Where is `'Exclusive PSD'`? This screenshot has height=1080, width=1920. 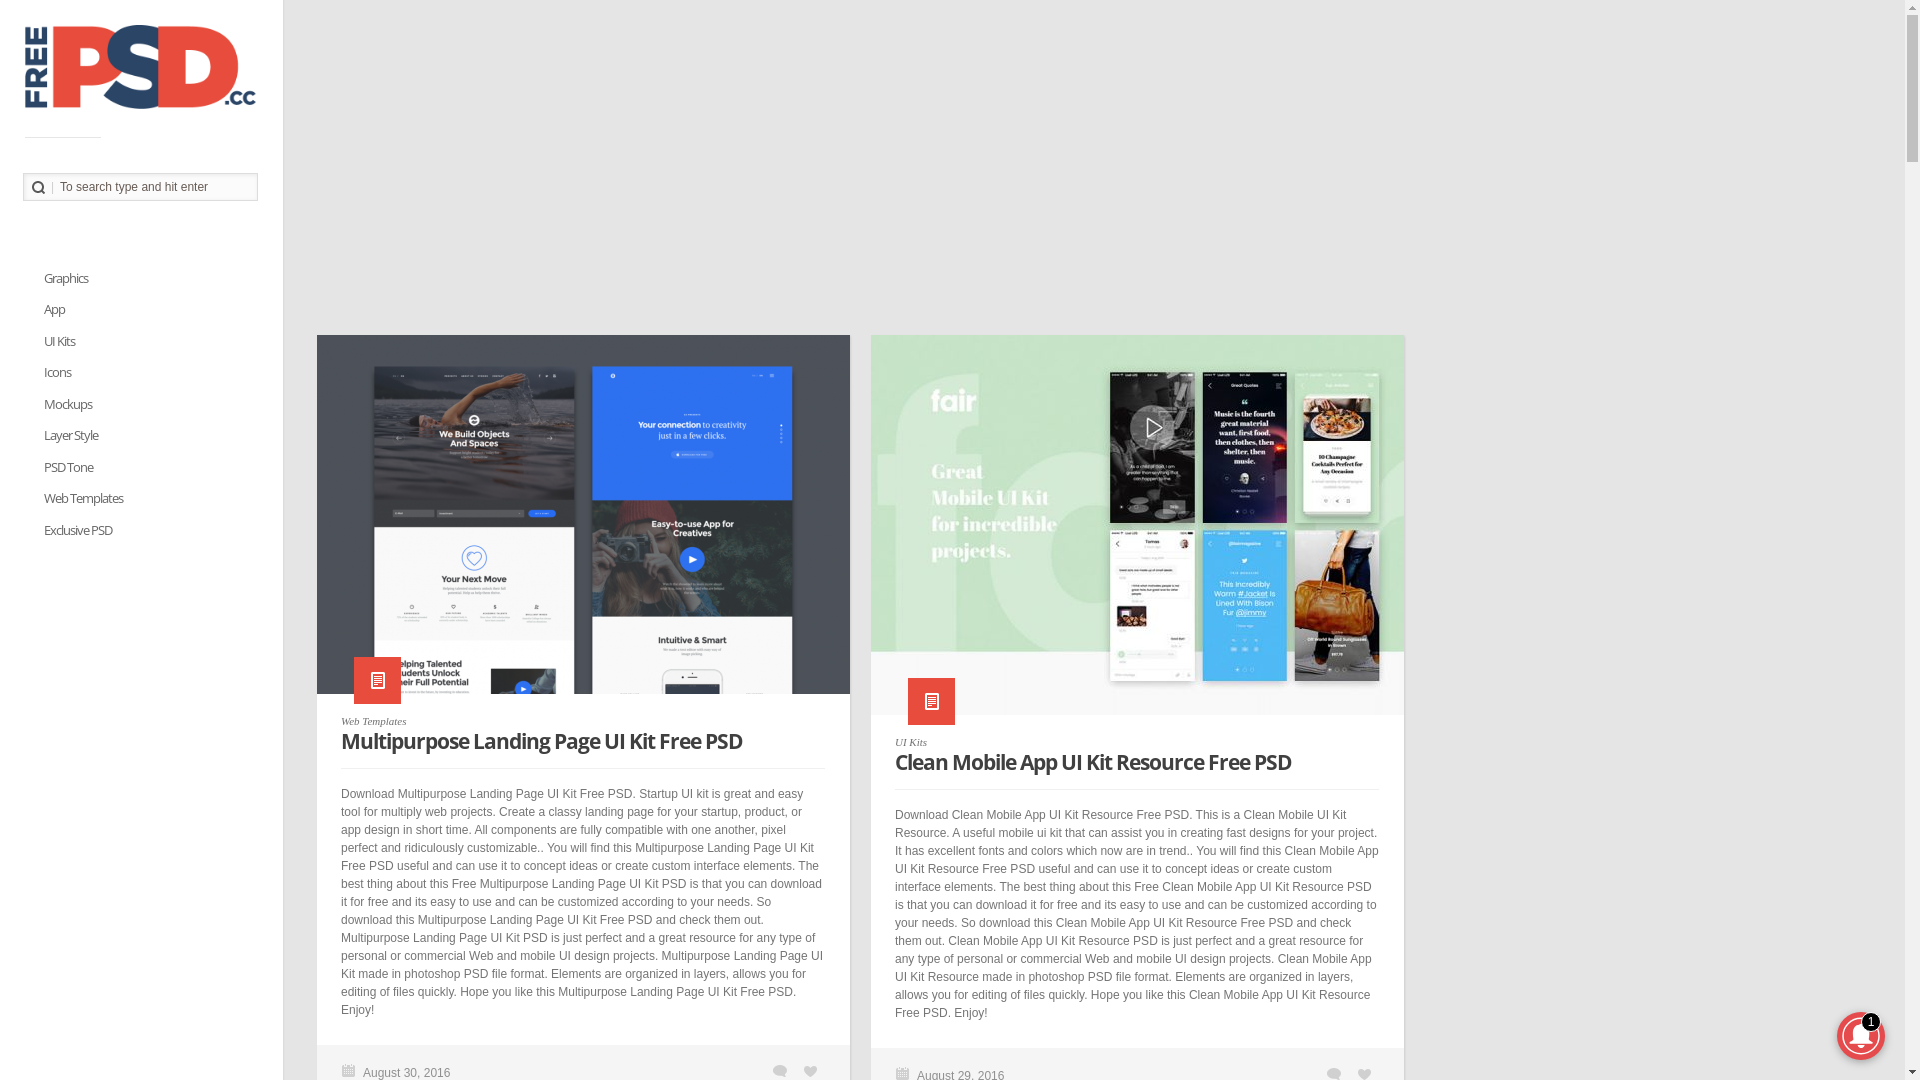
'Exclusive PSD' is located at coordinates (78, 529).